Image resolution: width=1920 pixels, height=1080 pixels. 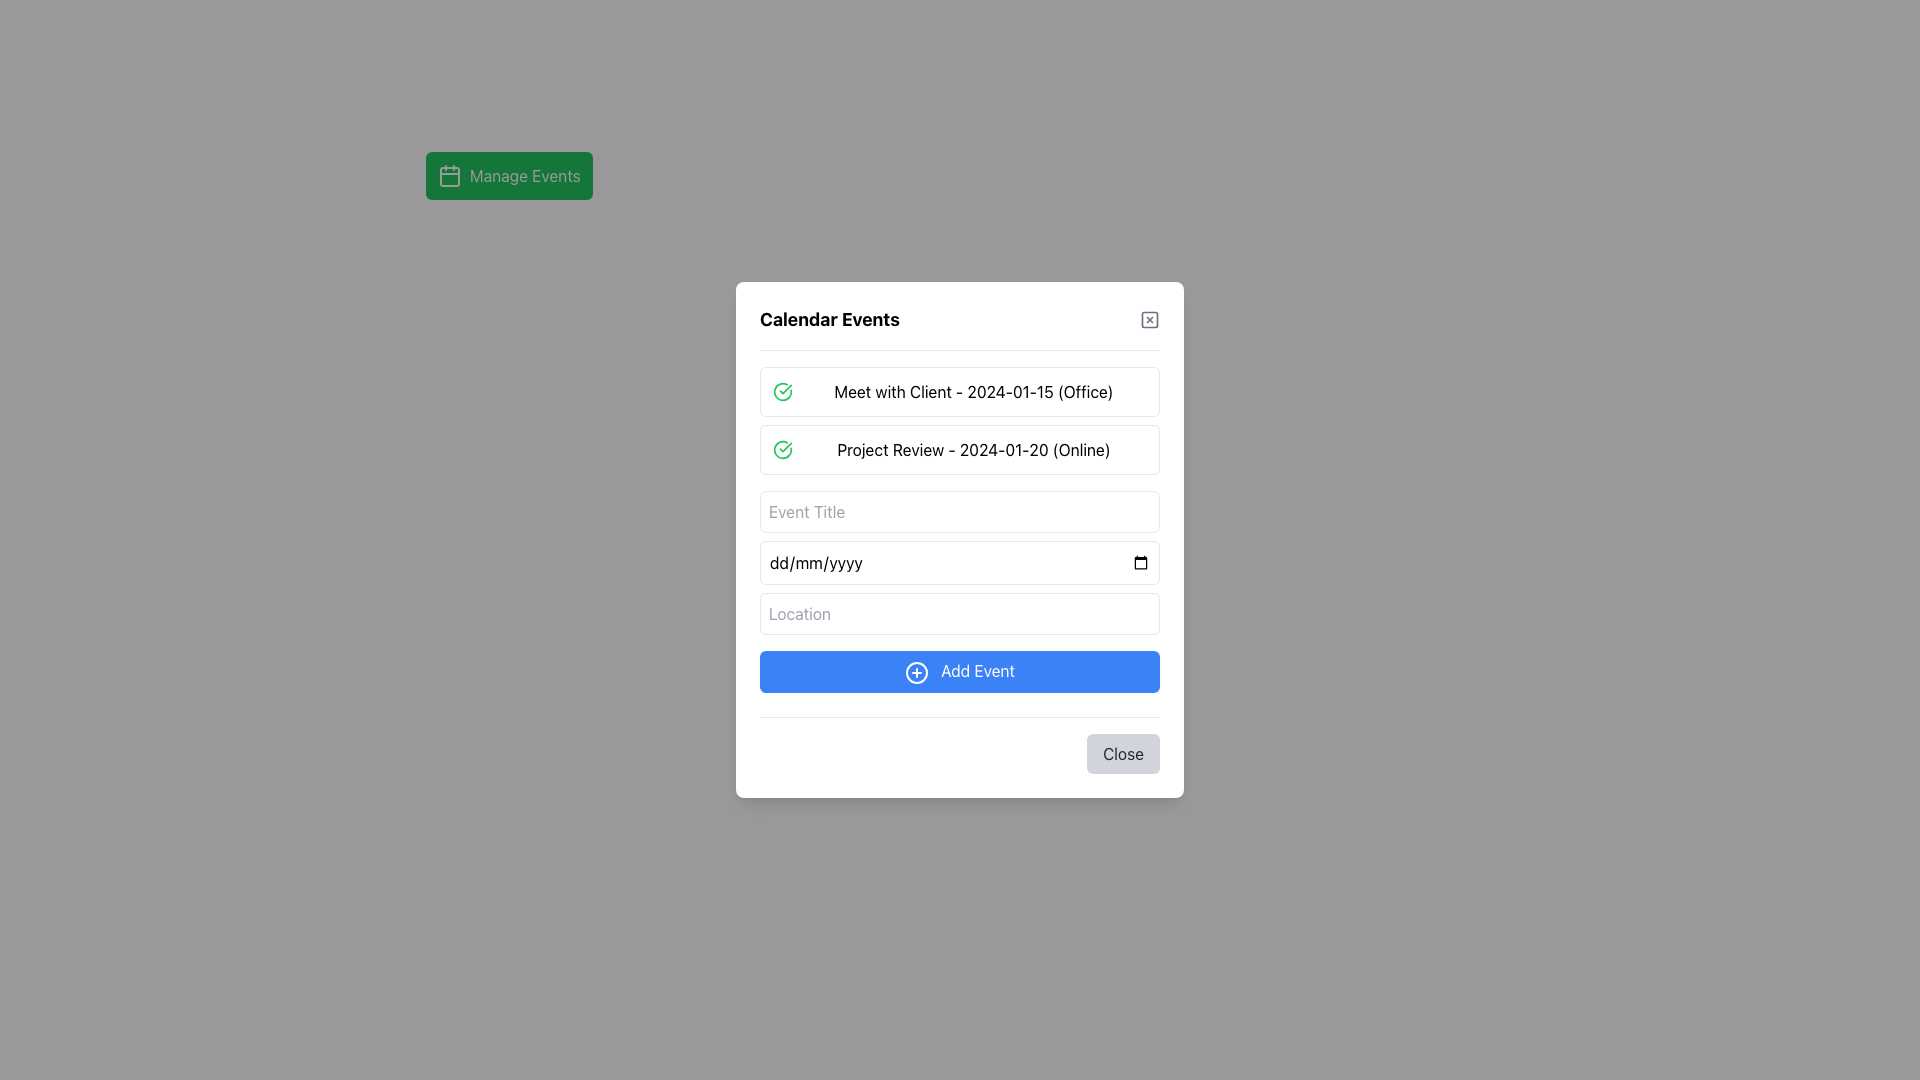 I want to click on the button located at the top-left of the interface that manages events, so click(x=509, y=175).